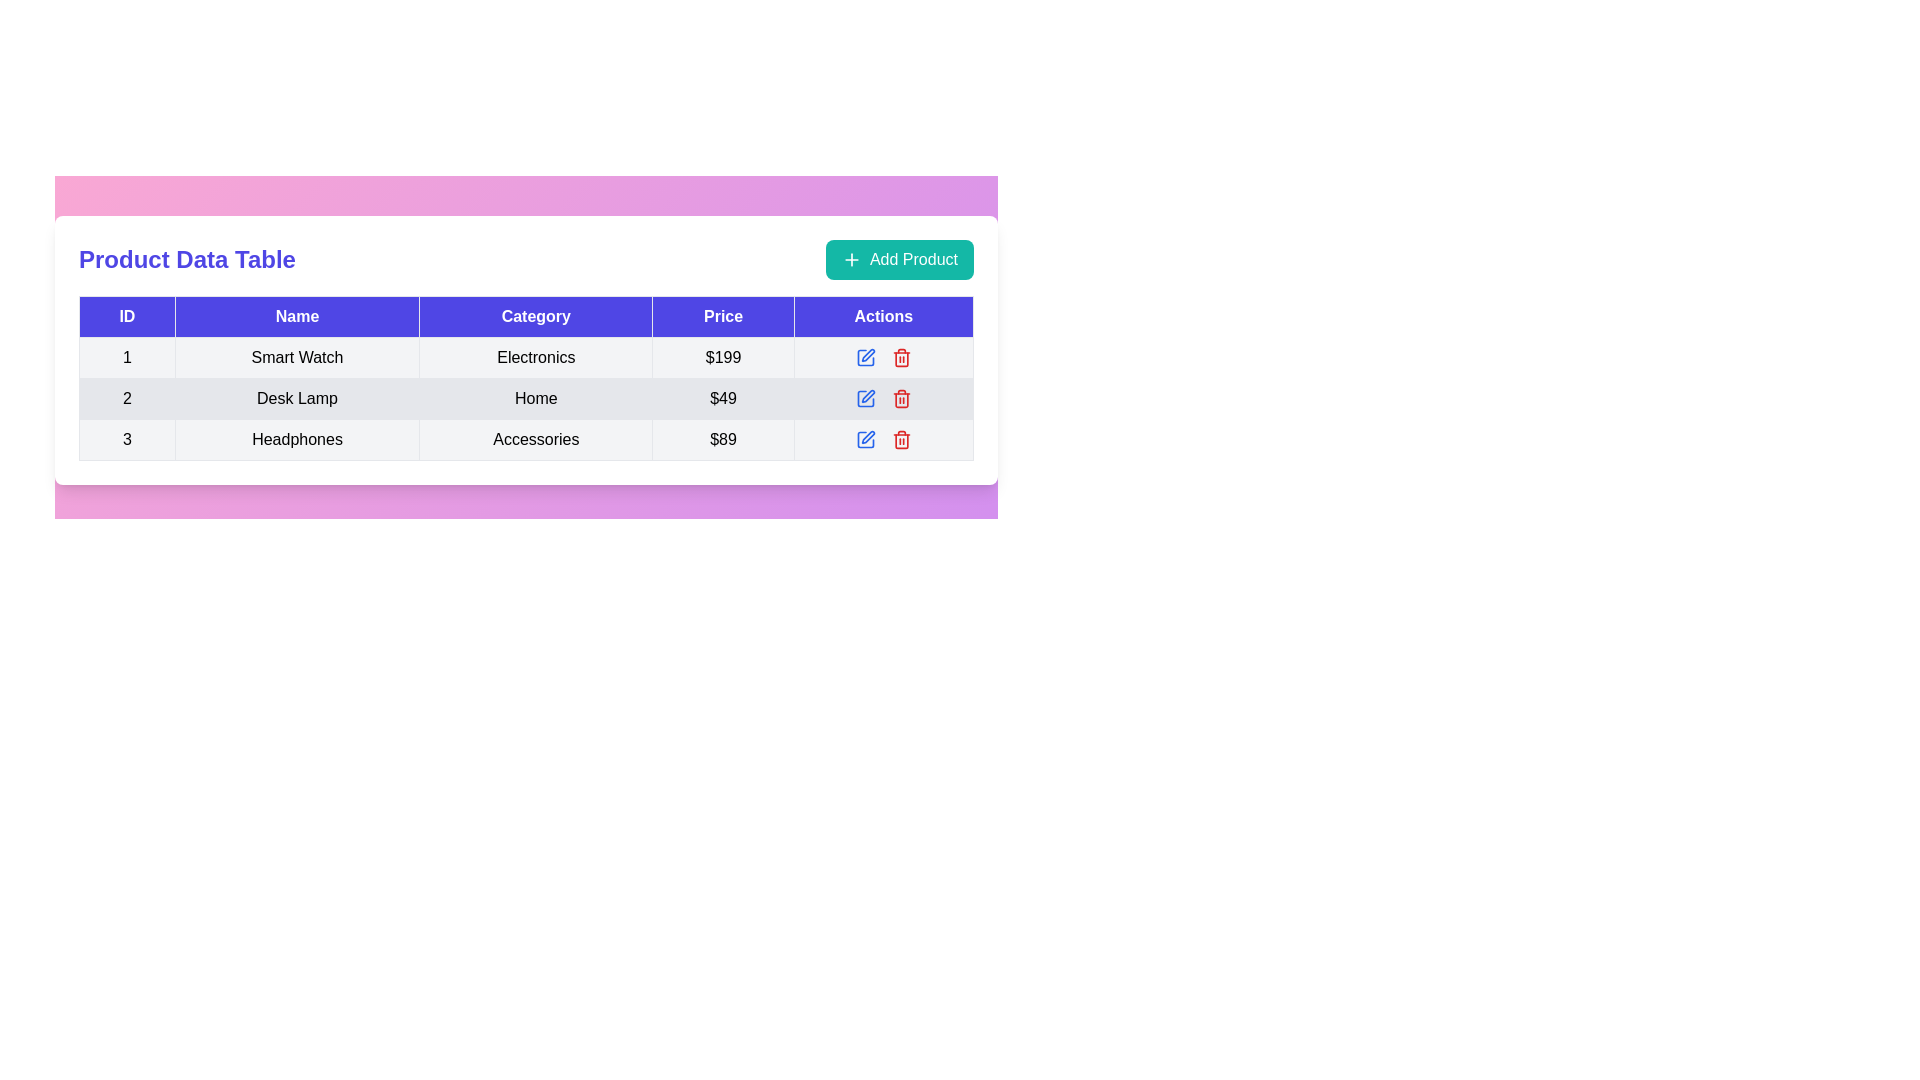  What do you see at coordinates (722, 357) in the screenshot?
I see `the price text label displaying '$199' for the 'Smart Watch' product in the data table` at bounding box center [722, 357].